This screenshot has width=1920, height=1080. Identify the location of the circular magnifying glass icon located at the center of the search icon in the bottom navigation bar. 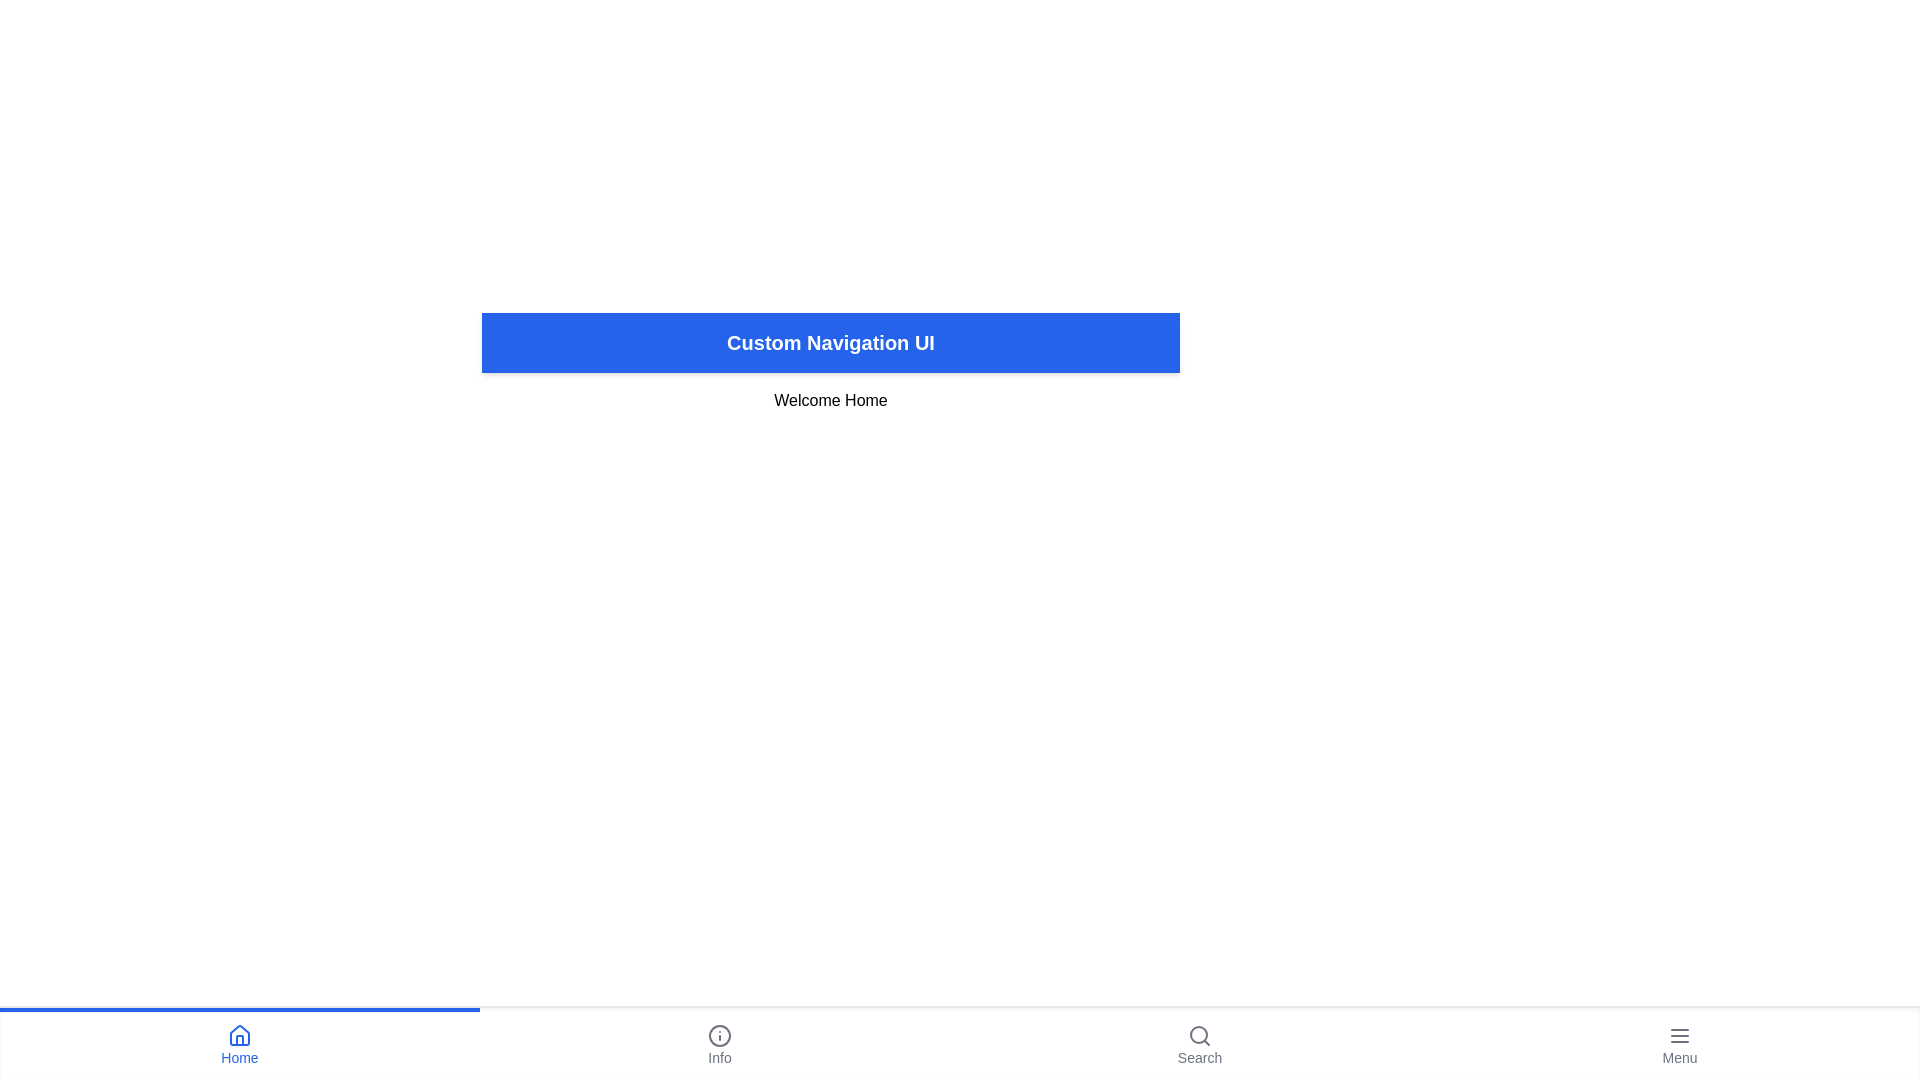
(1199, 1034).